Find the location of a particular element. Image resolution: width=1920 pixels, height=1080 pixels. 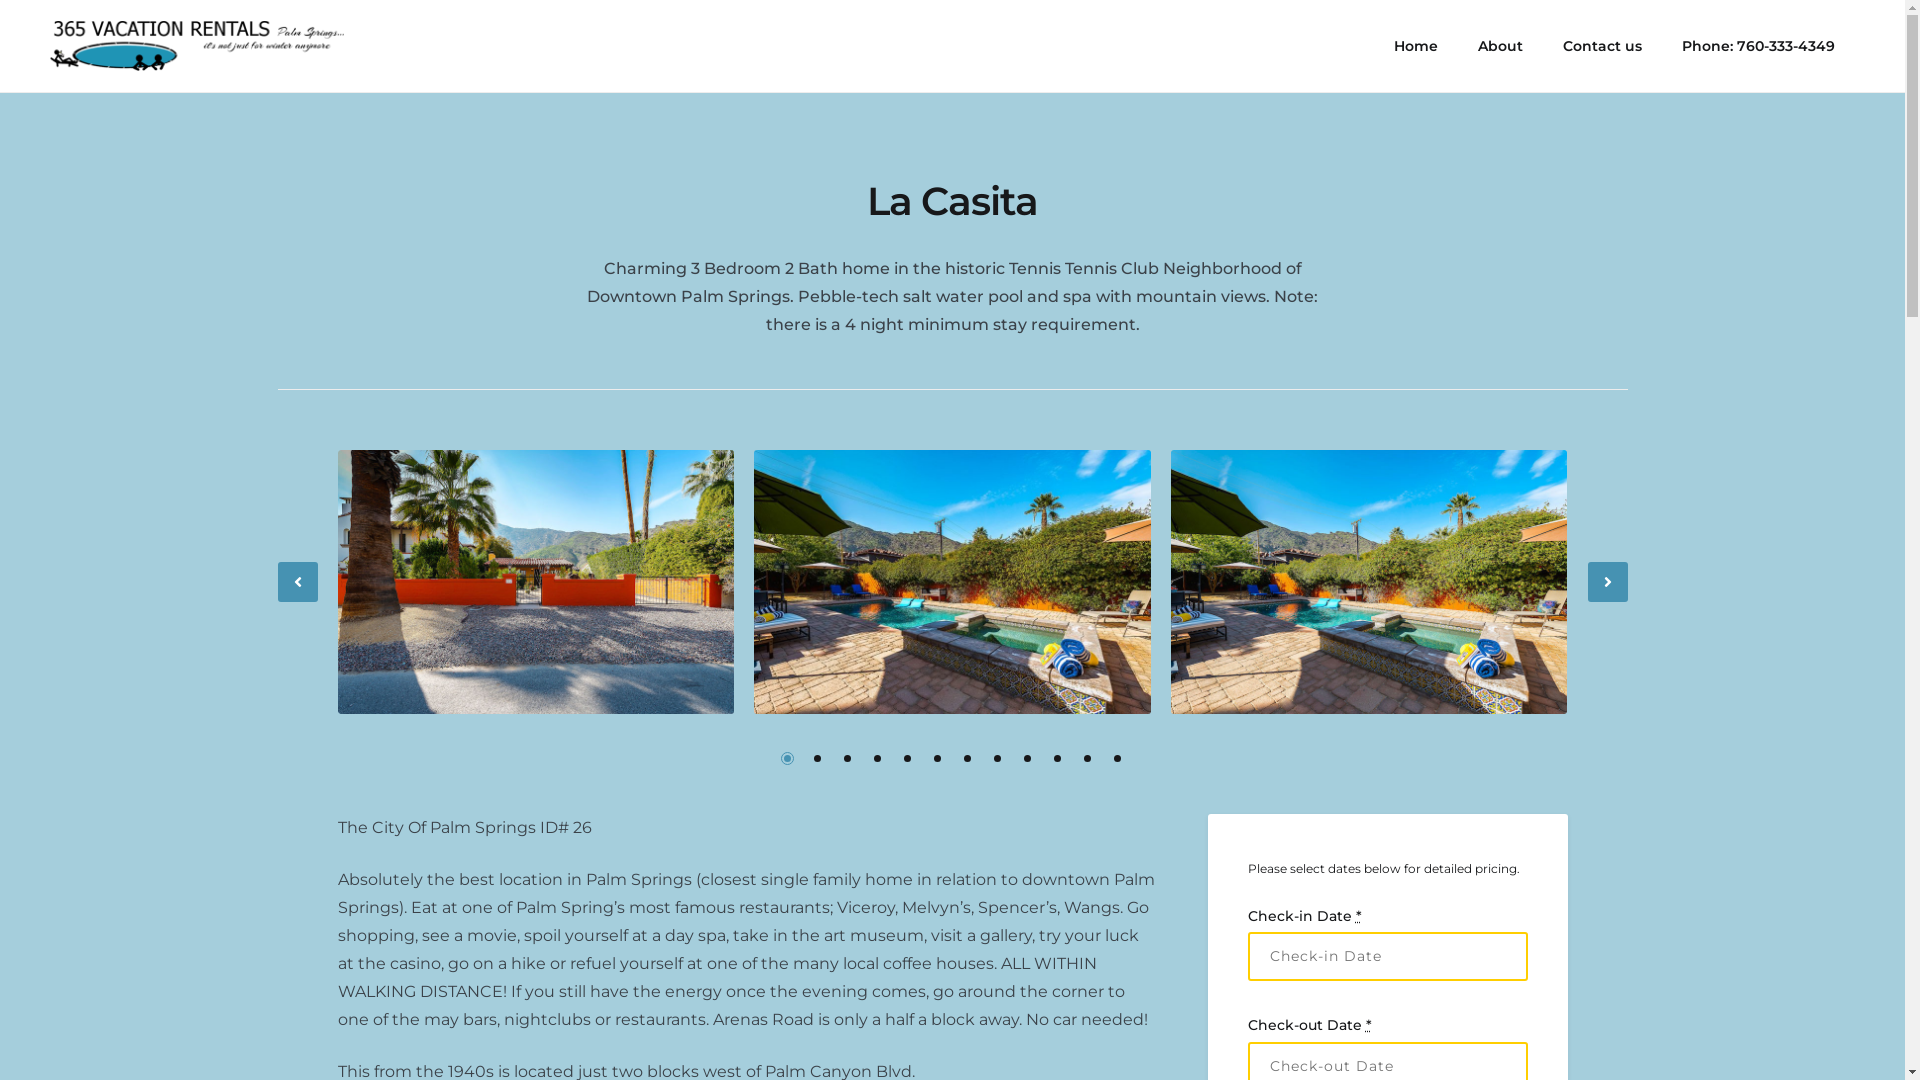

'Home' is located at coordinates (1415, 45).